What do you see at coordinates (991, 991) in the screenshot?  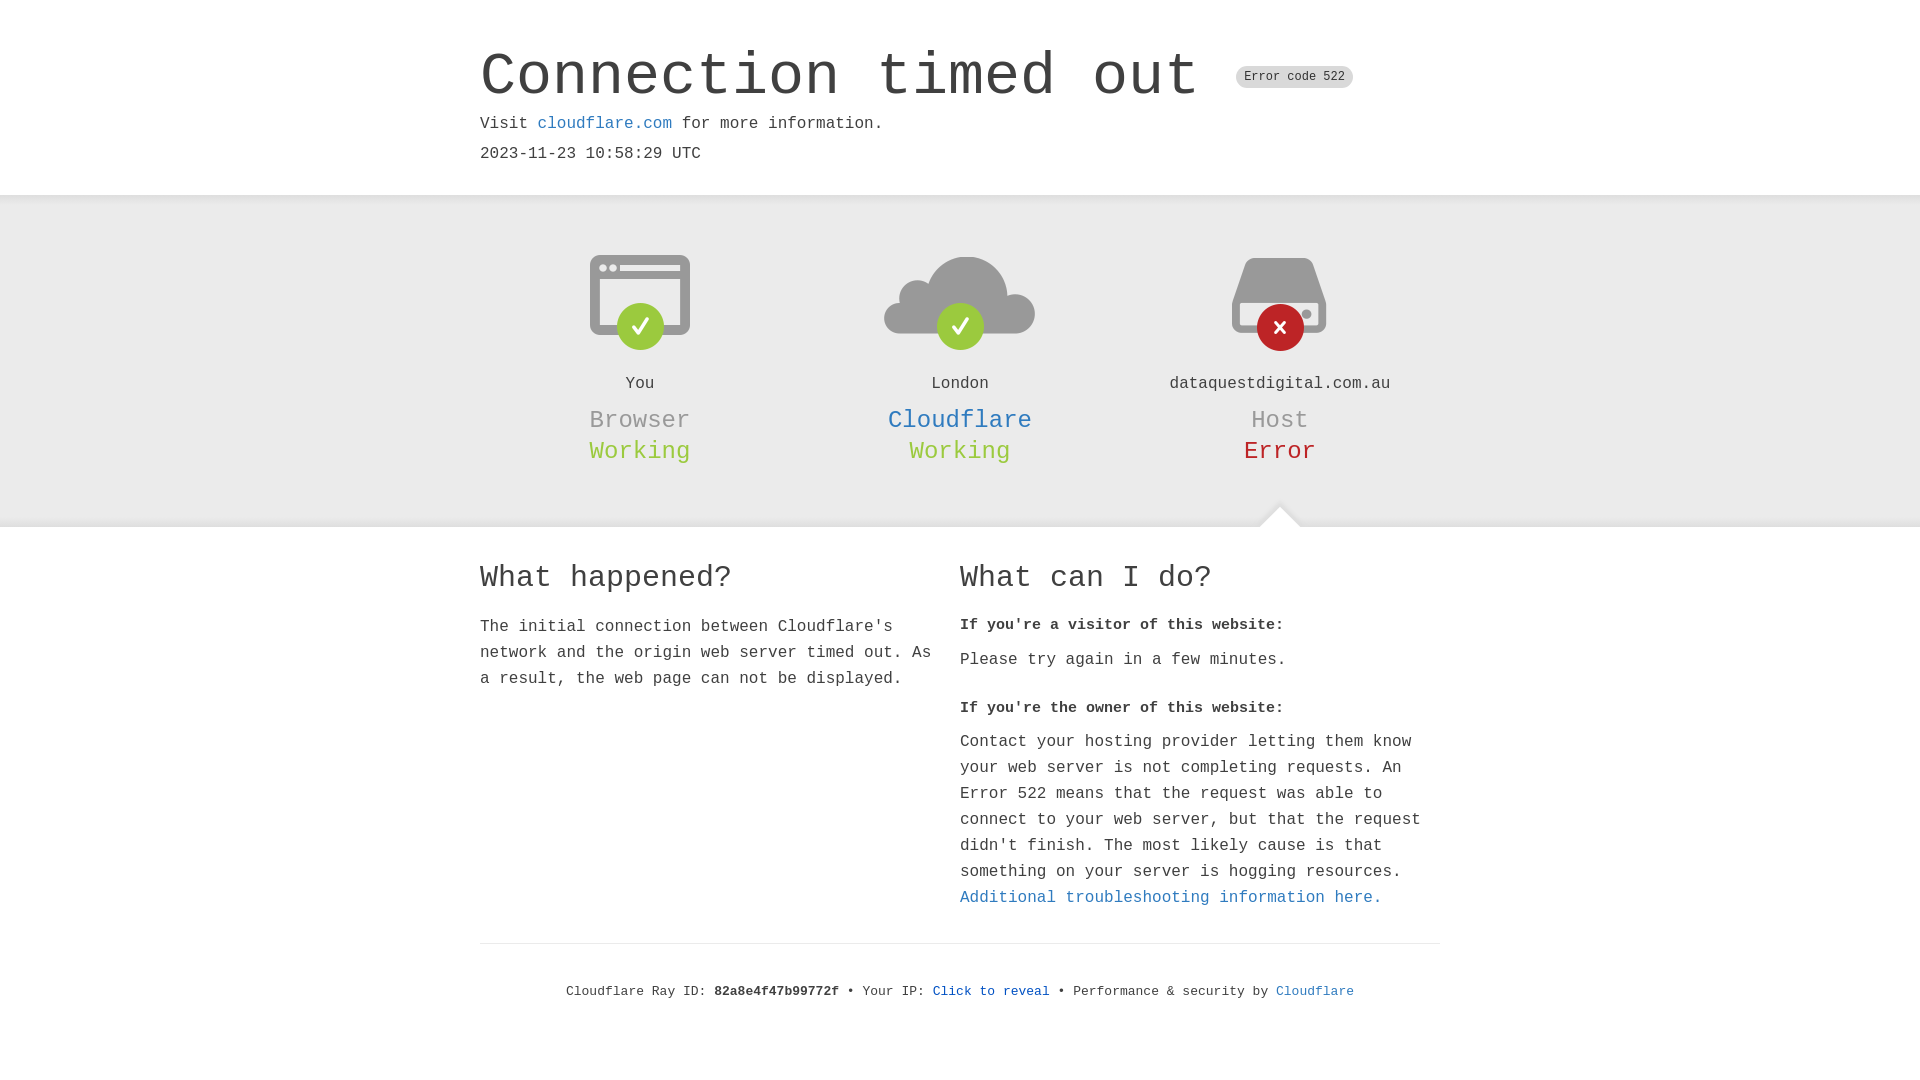 I see `'Click to reveal'` at bounding box center [991, 991].